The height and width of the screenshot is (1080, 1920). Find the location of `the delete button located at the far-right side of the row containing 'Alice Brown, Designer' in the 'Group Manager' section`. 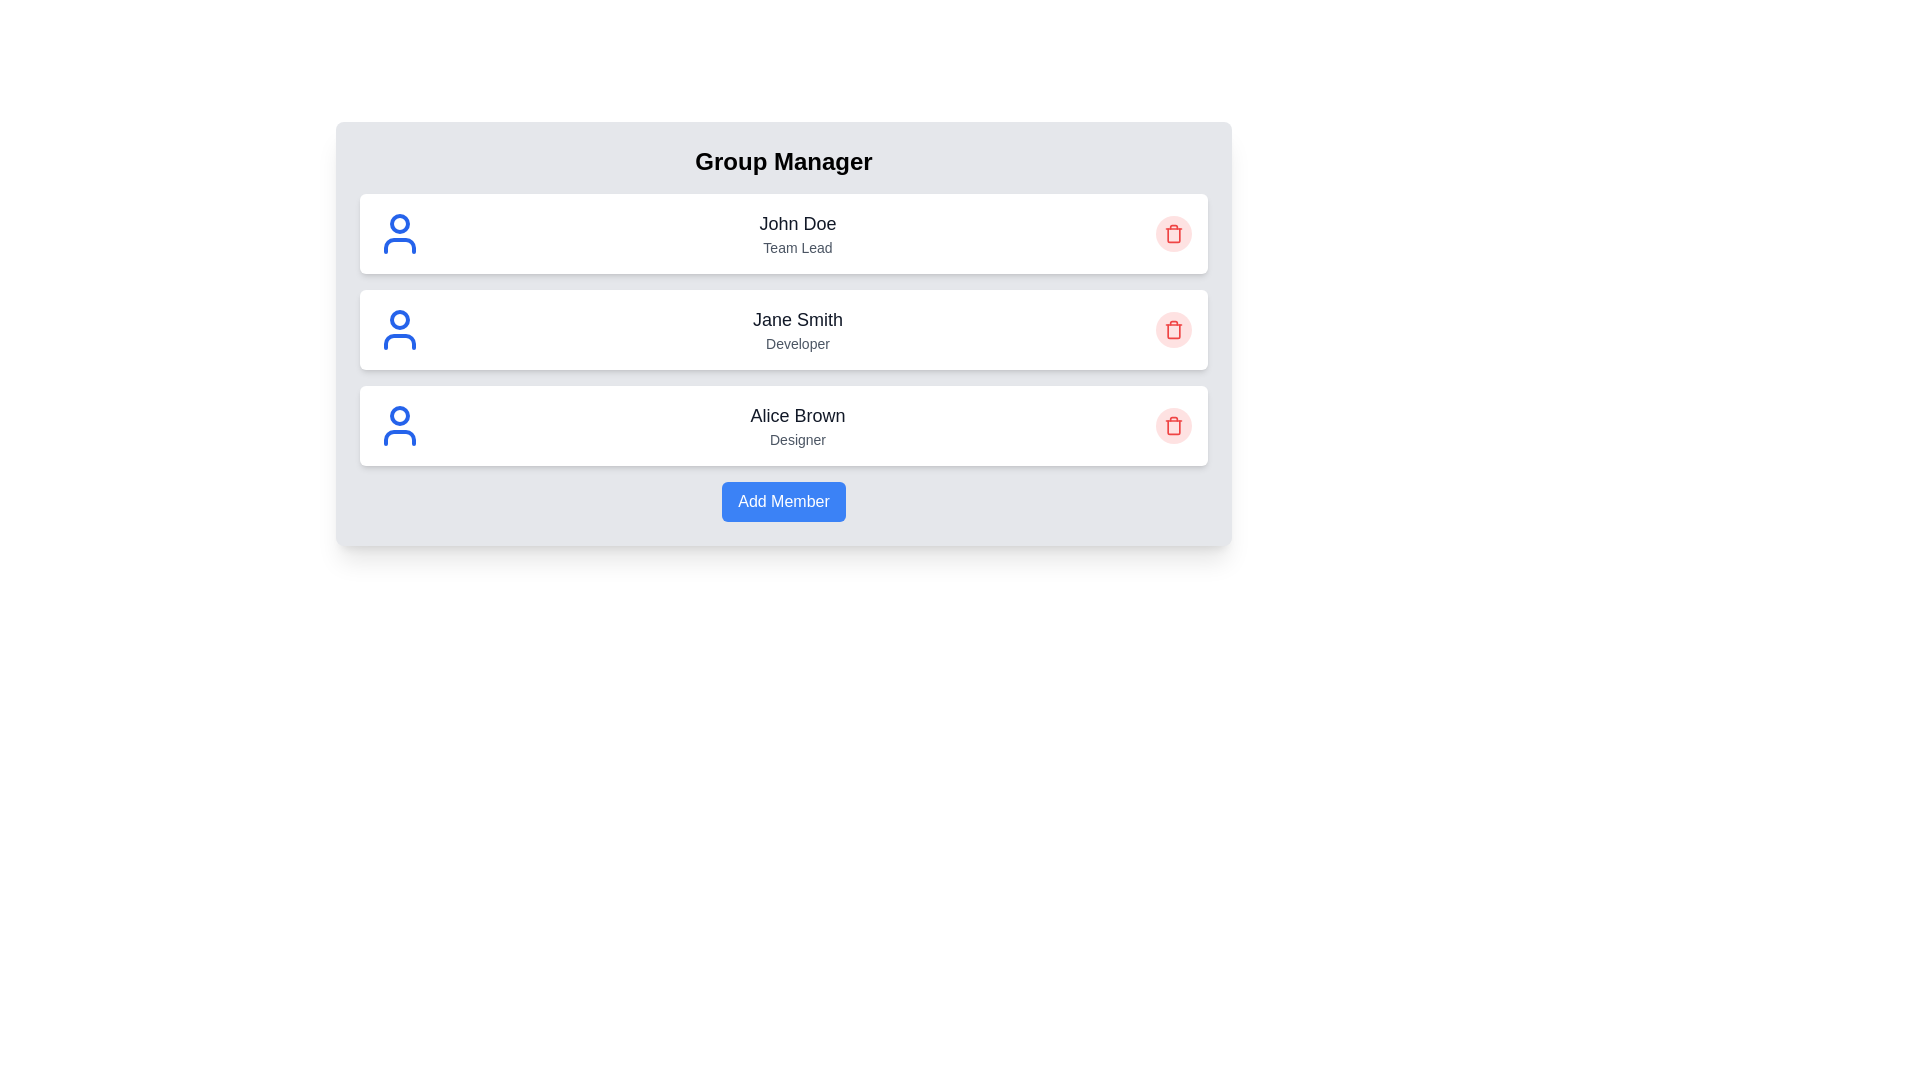

the delete button located at the far-right side of the row containing 'Alice Brown, Designer' in the 'Group Manager' section is located at coordinates (1174, 424).